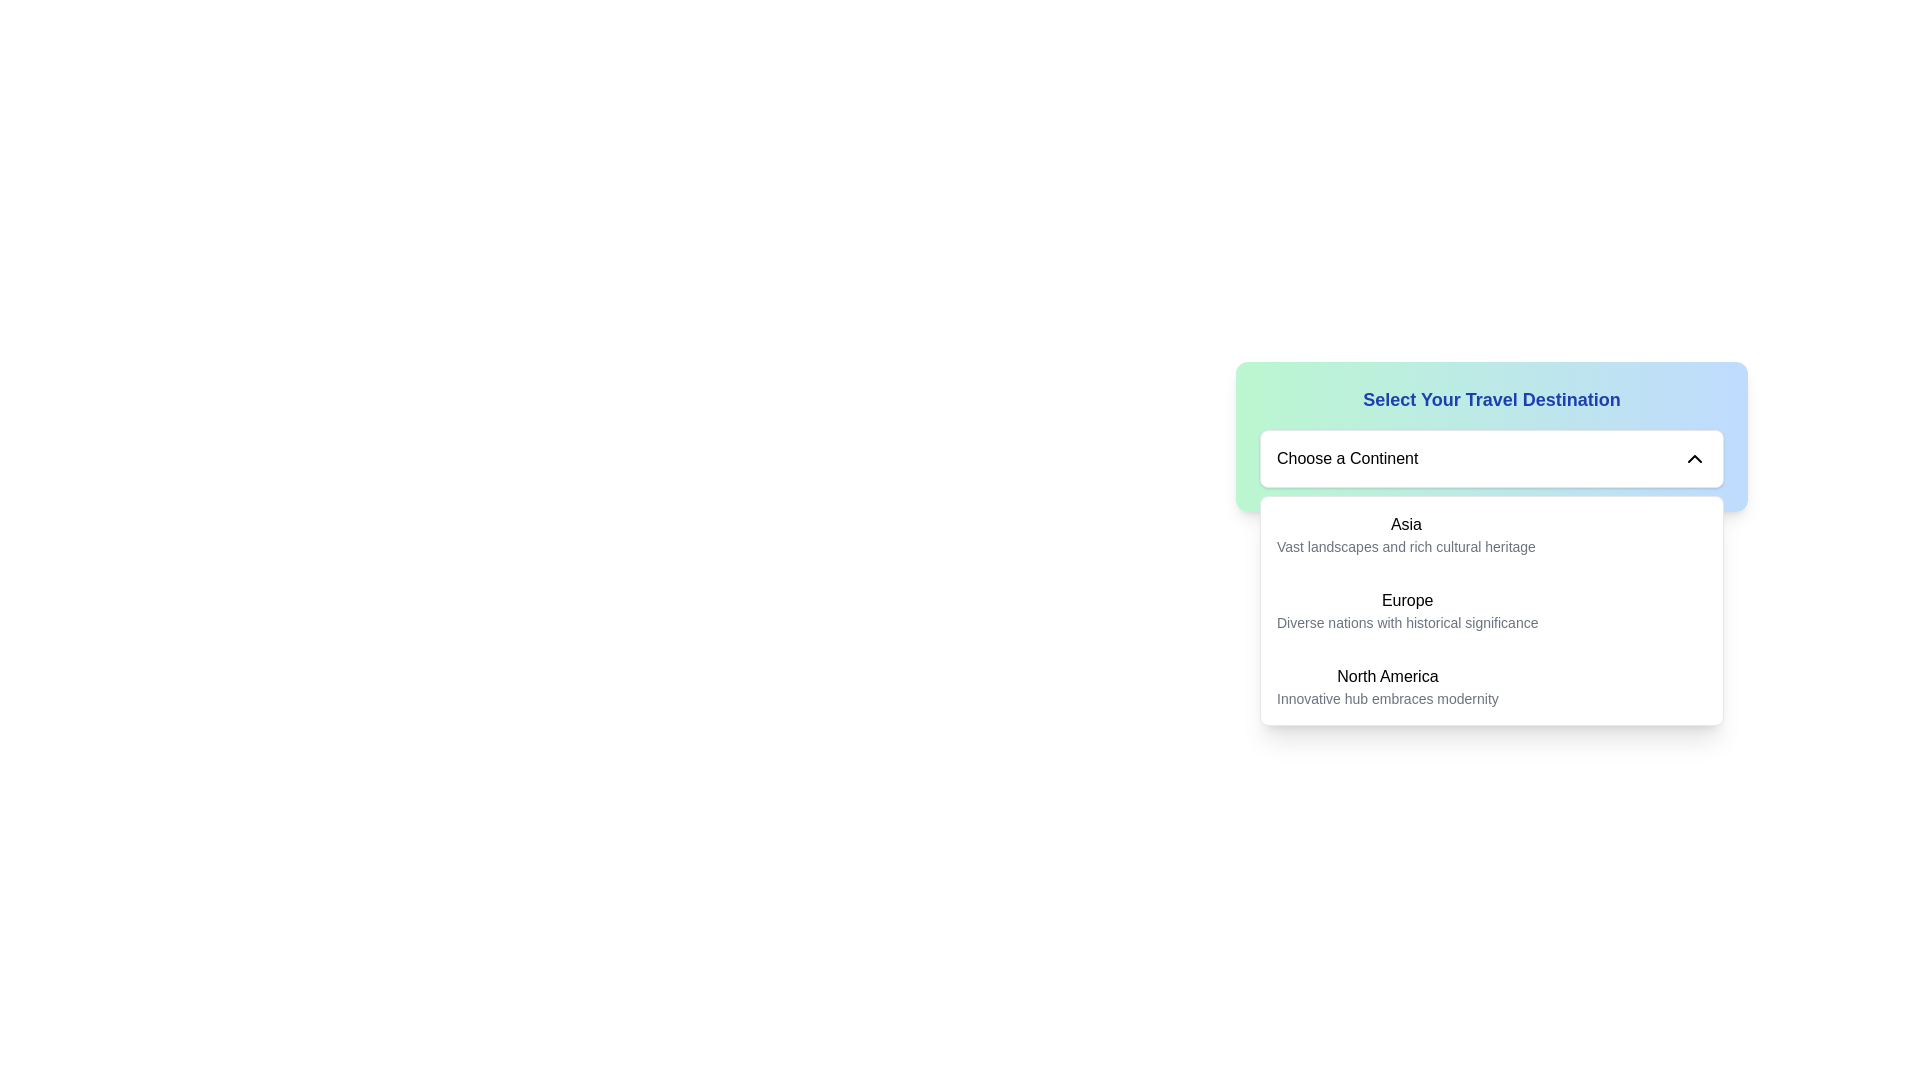 This screenshot has width=1920, height=1080. Describe the element at coordinates (1405, 523) in the screenshot. I see `the text label for the continent of Asia within the 'Select Your Travel Destination' dropdown menu to select it` at that location.